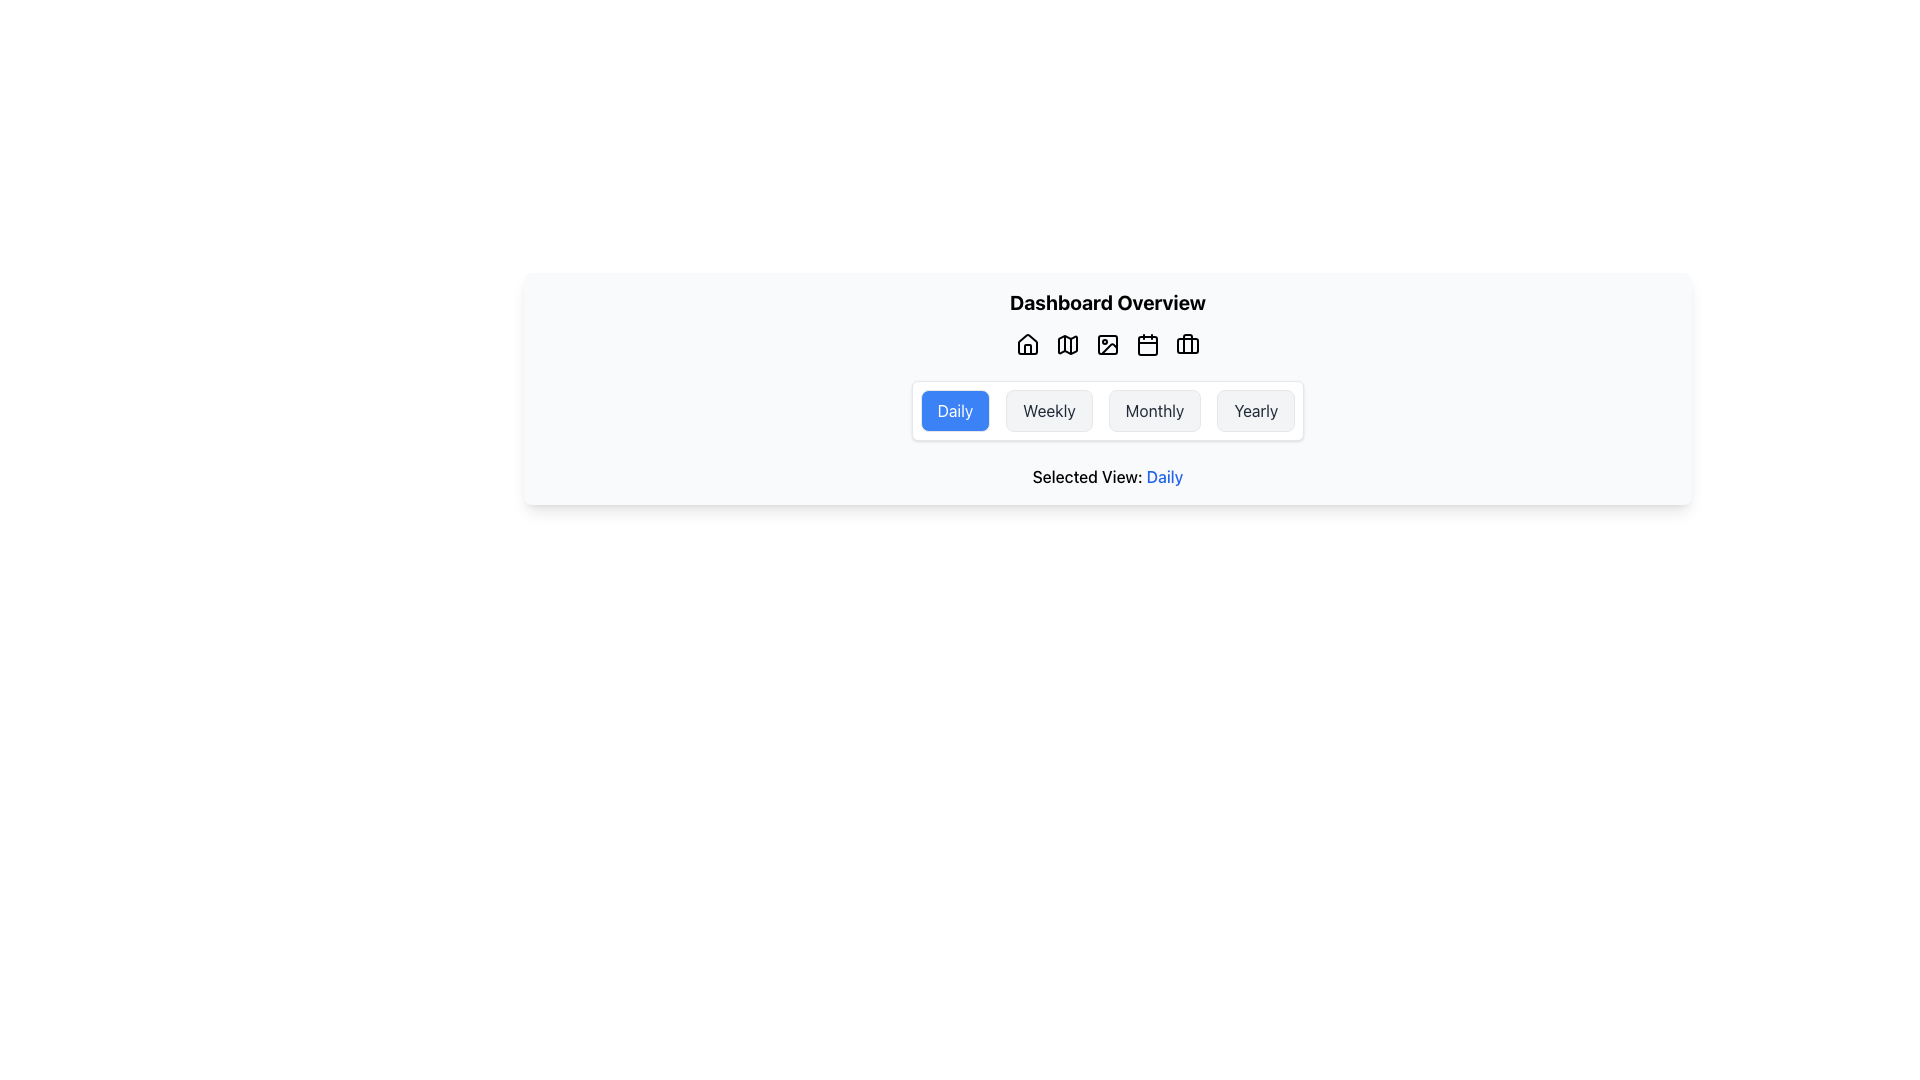 The width and height of the screenshot is (1920, 1080). I want to click on the fourth icon button, so click(1107, 343).